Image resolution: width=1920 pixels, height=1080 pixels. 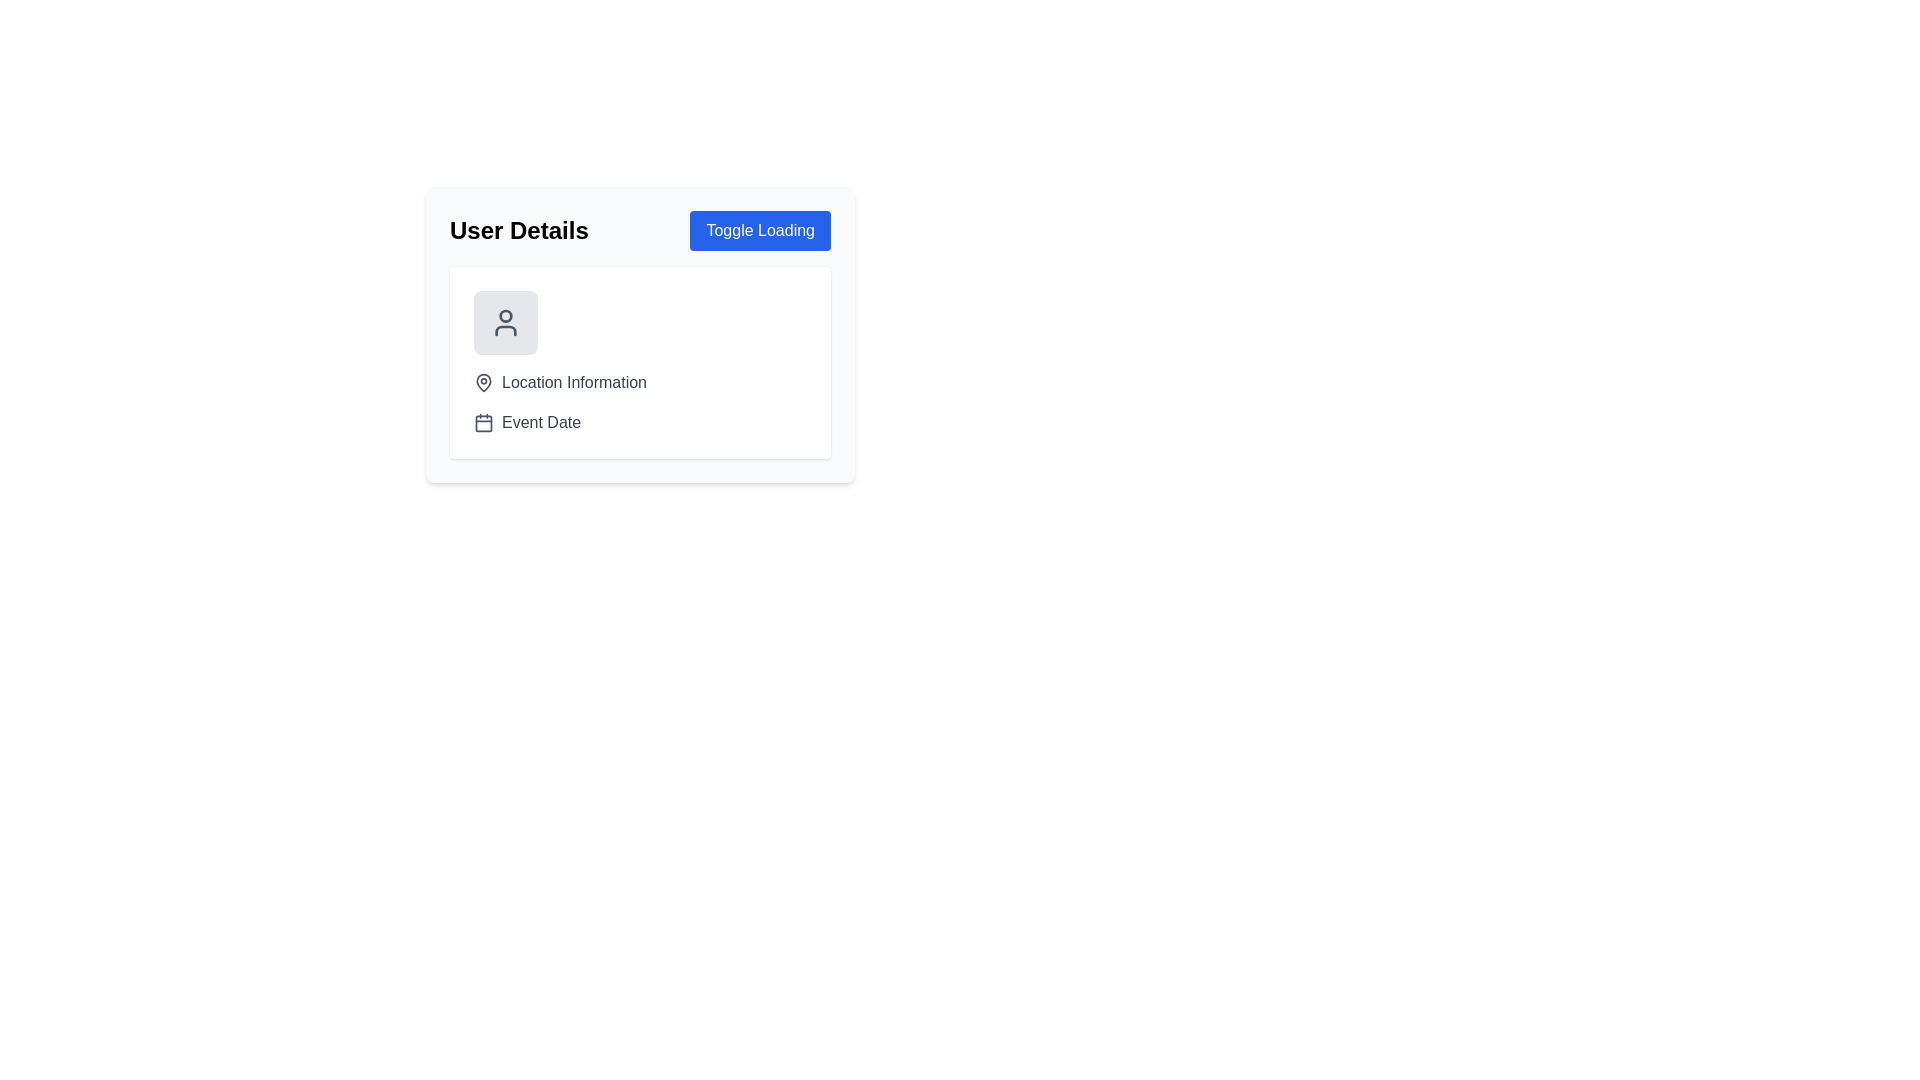 I want to click on the 'User Details' section which contains the bold title on the left, so click(x=640, y=230).